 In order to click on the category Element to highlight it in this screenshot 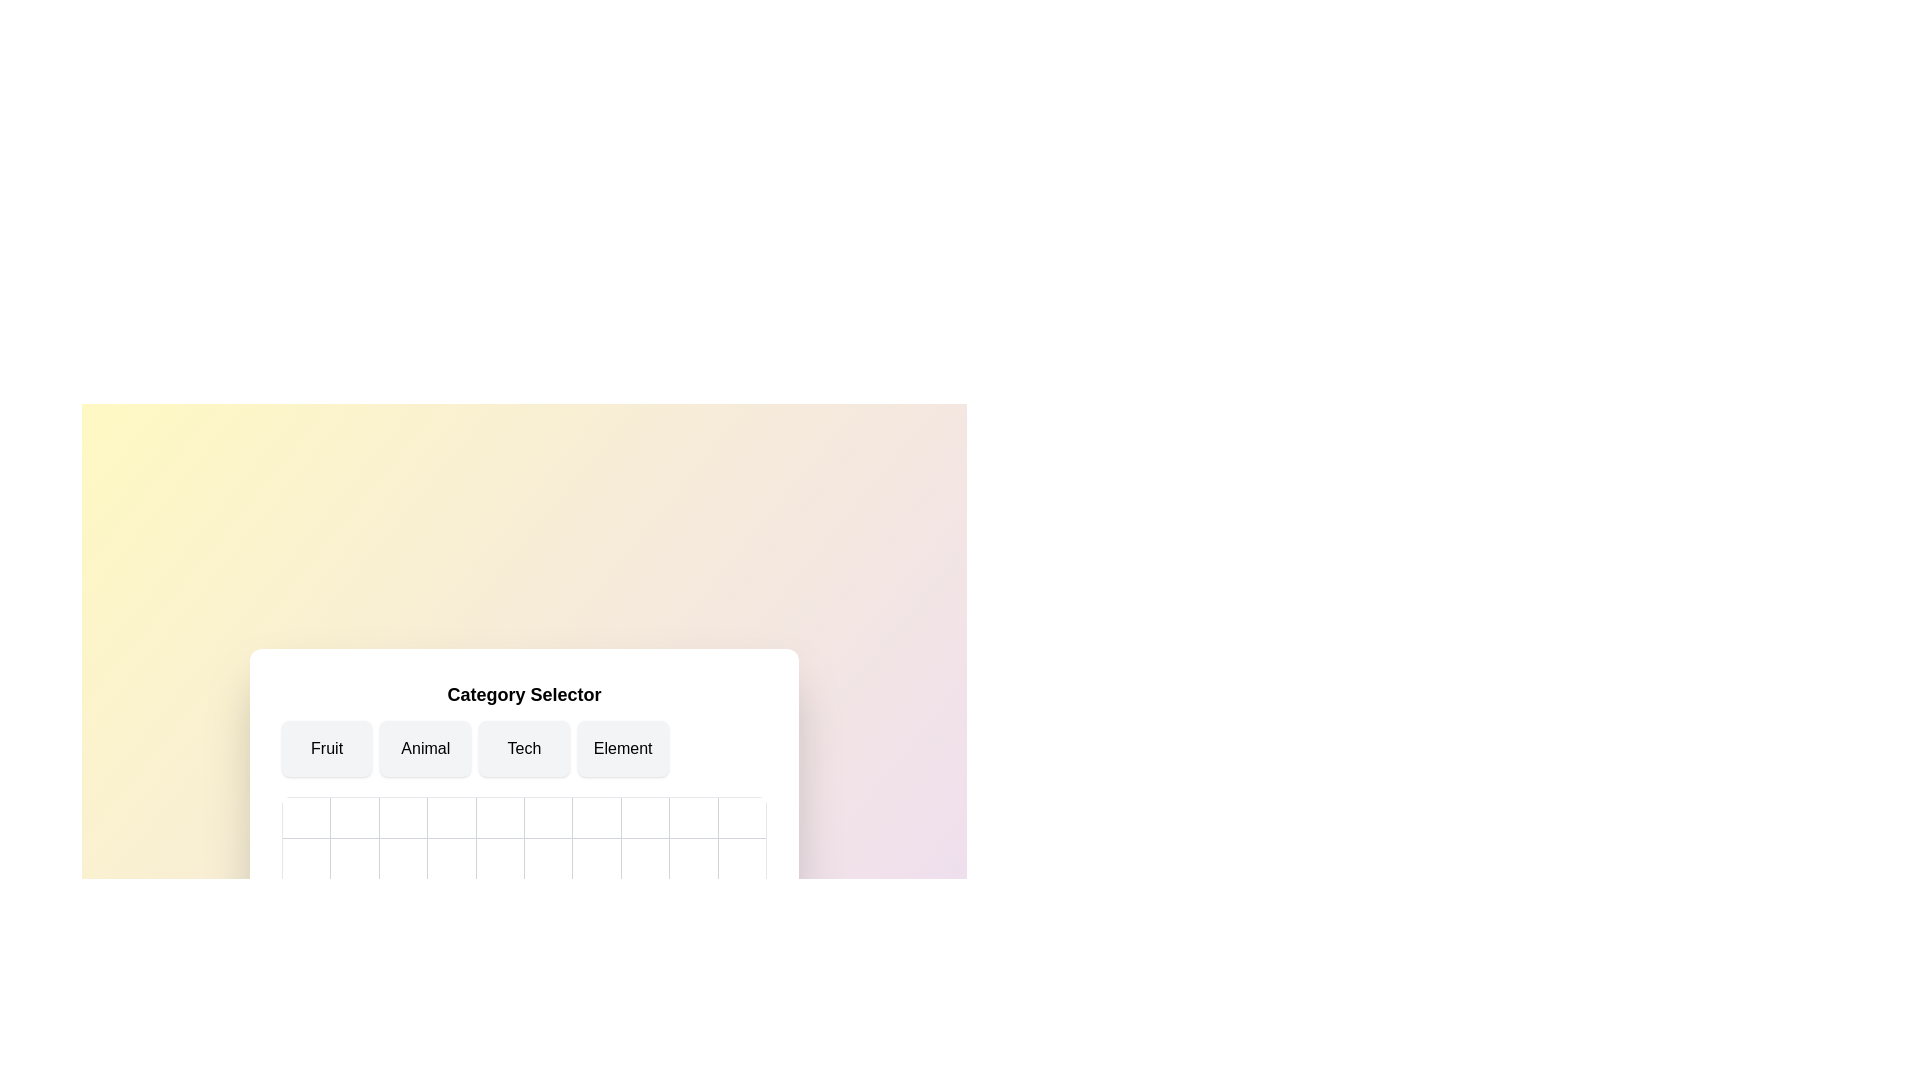, I will do `click(622, 748)`.